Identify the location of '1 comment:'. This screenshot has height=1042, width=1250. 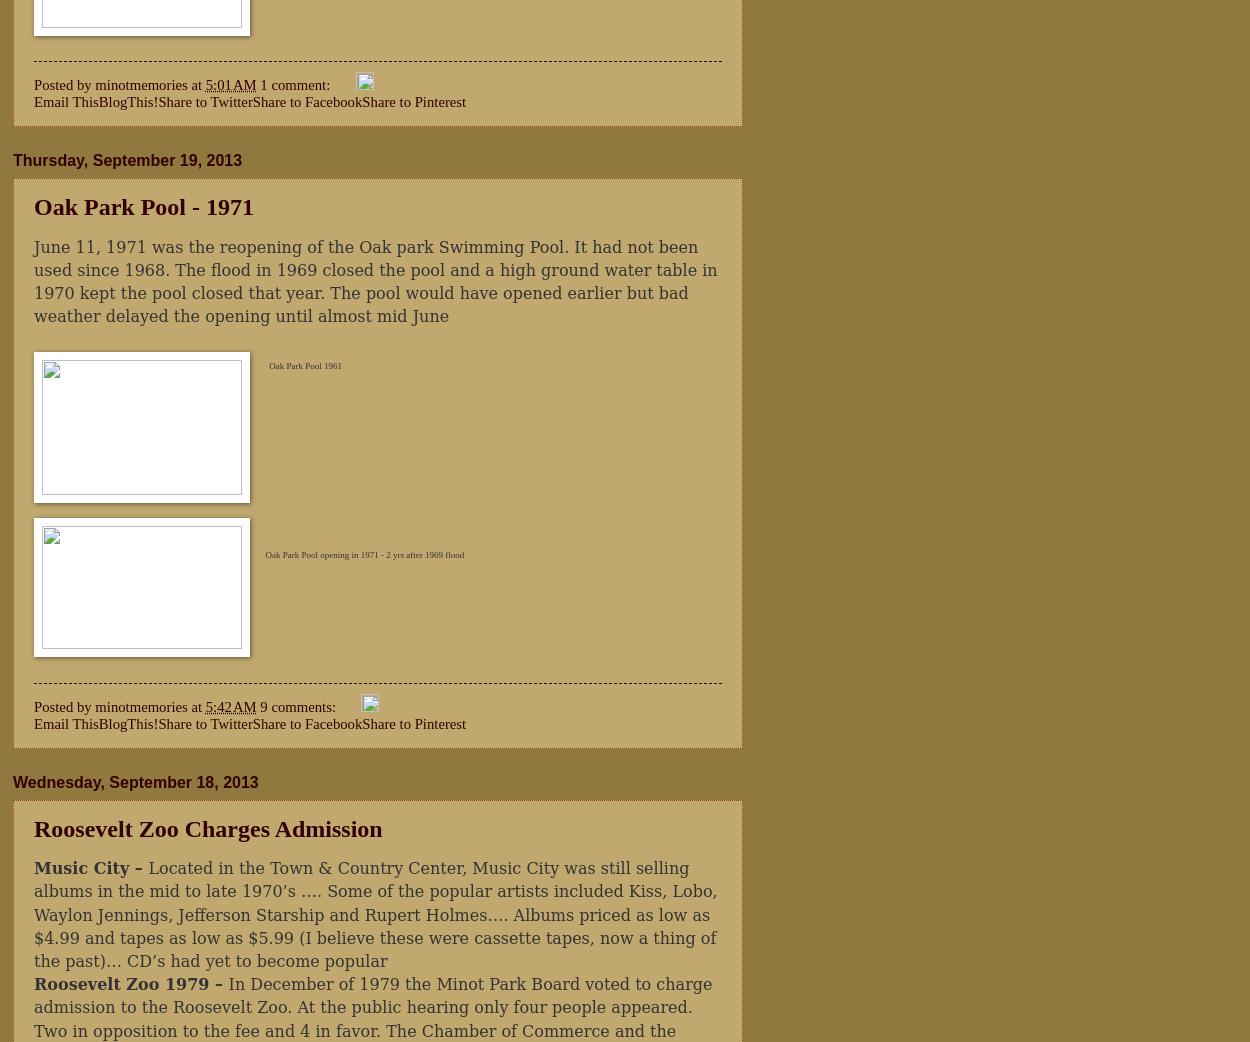
(296, 84).